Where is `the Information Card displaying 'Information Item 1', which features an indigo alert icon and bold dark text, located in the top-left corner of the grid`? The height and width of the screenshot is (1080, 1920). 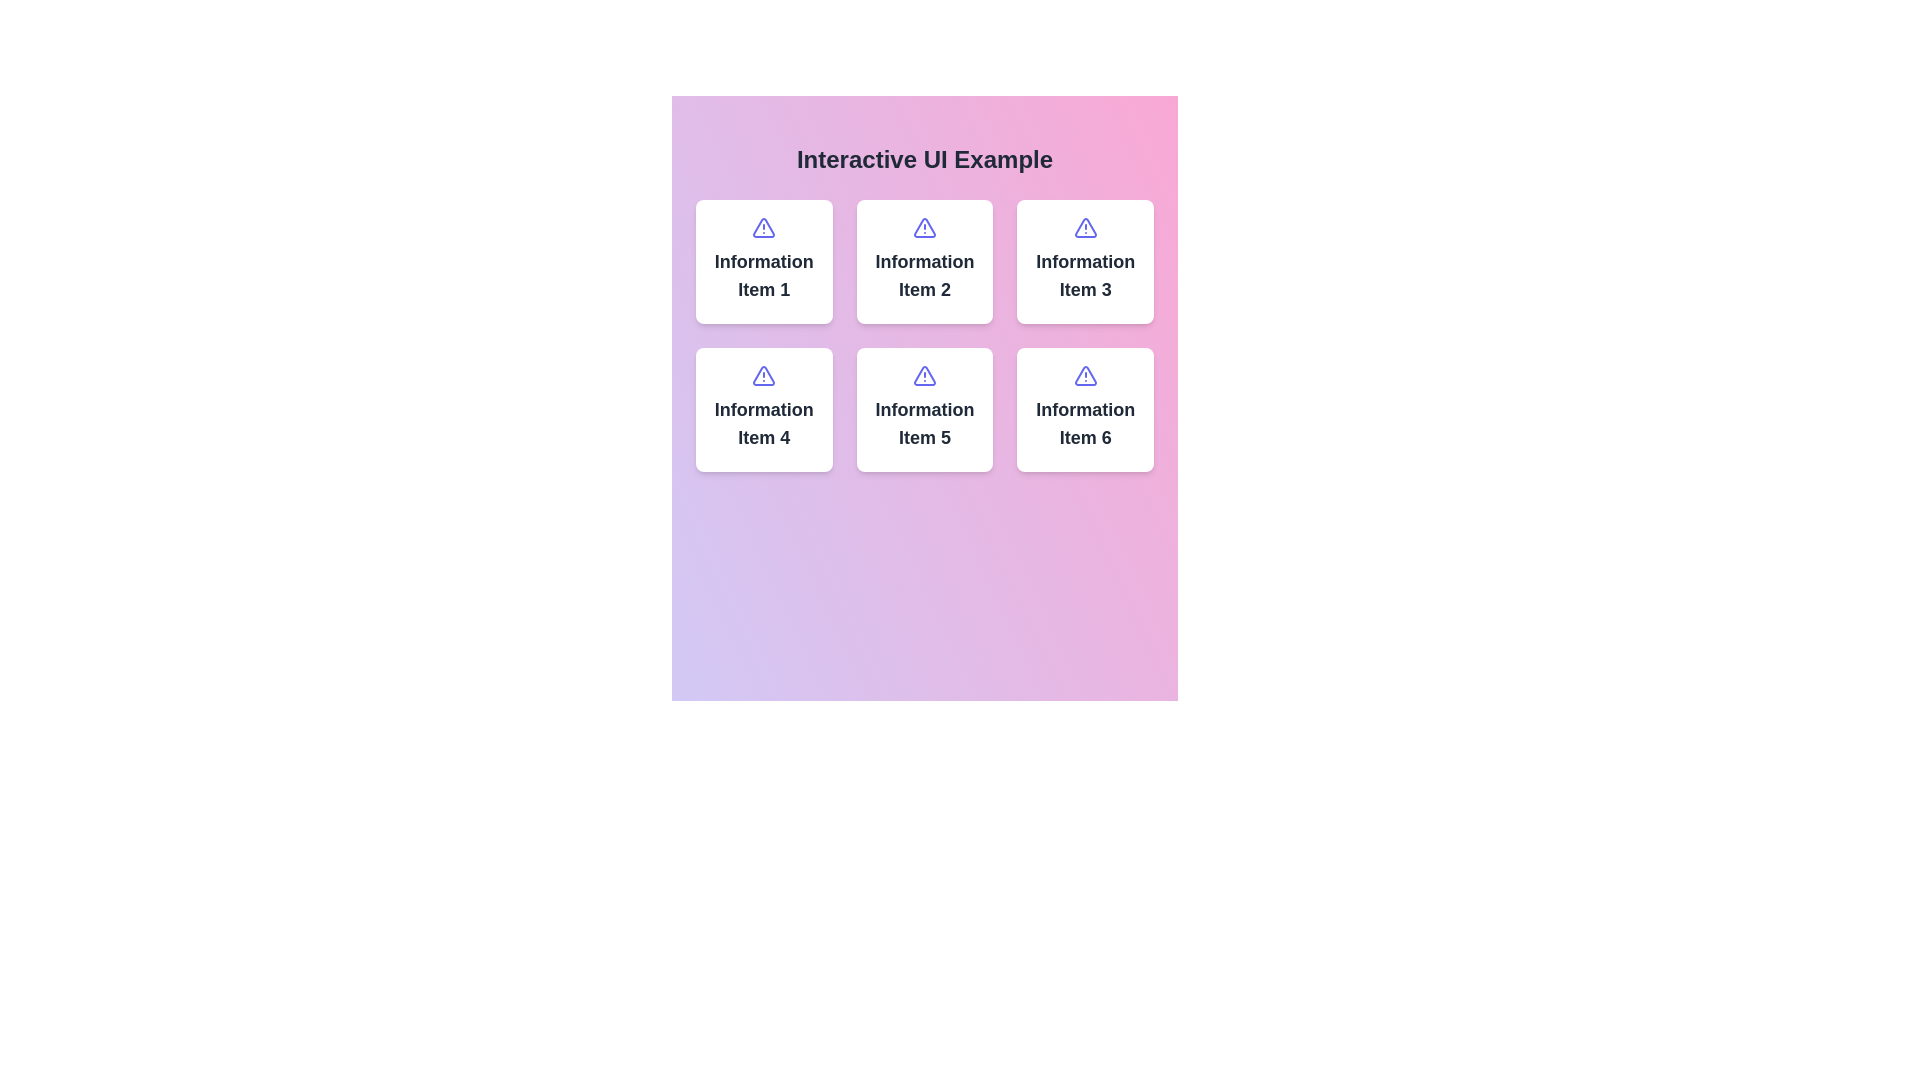
the Information Card displaying 'Information Item 1', which features an indigo alert icon and bold dark text, located in the top-left corner of the grid is located at coordinates (763, 261).